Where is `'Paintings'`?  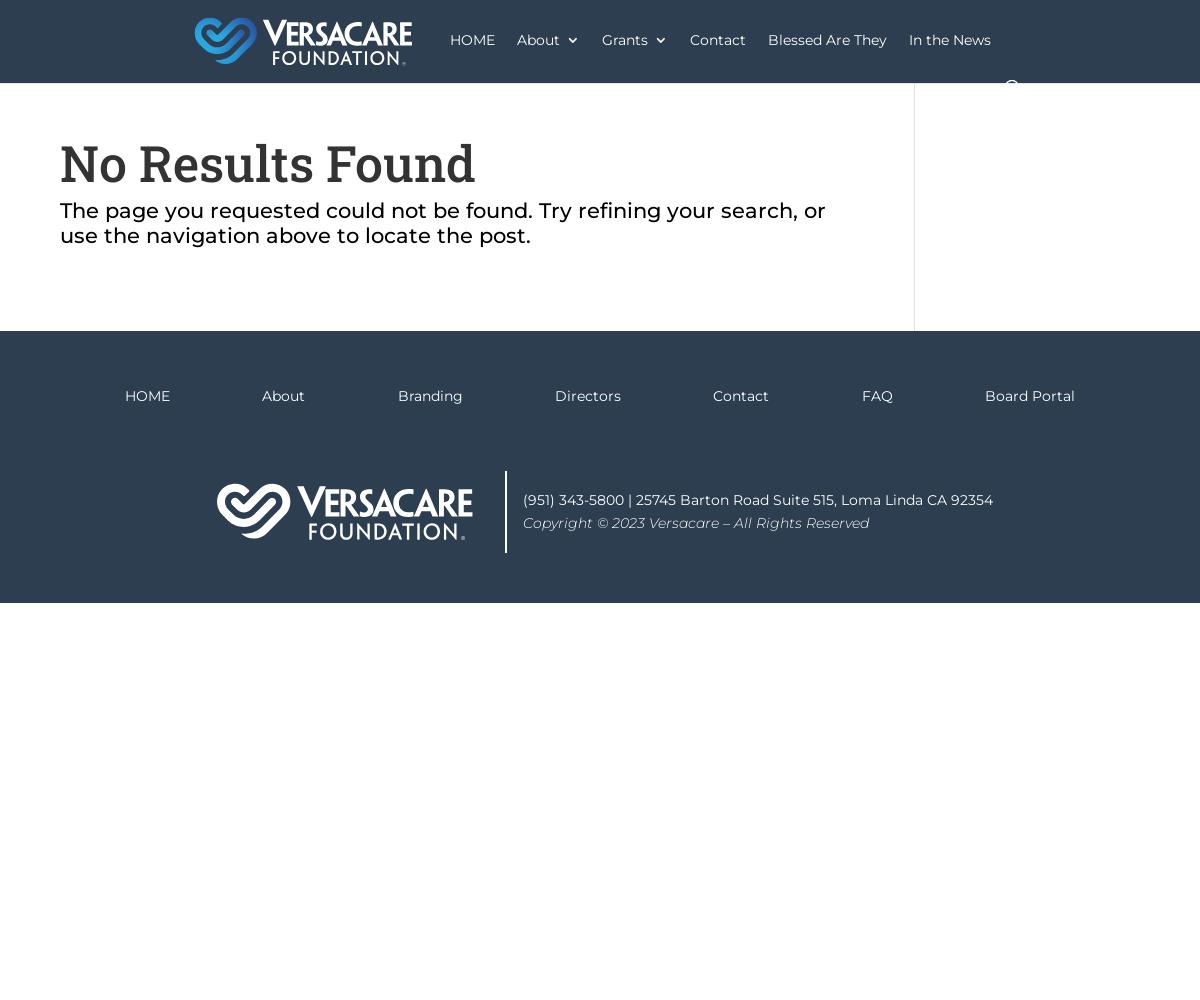 'Paintings' is located at coordinates (589, 222).